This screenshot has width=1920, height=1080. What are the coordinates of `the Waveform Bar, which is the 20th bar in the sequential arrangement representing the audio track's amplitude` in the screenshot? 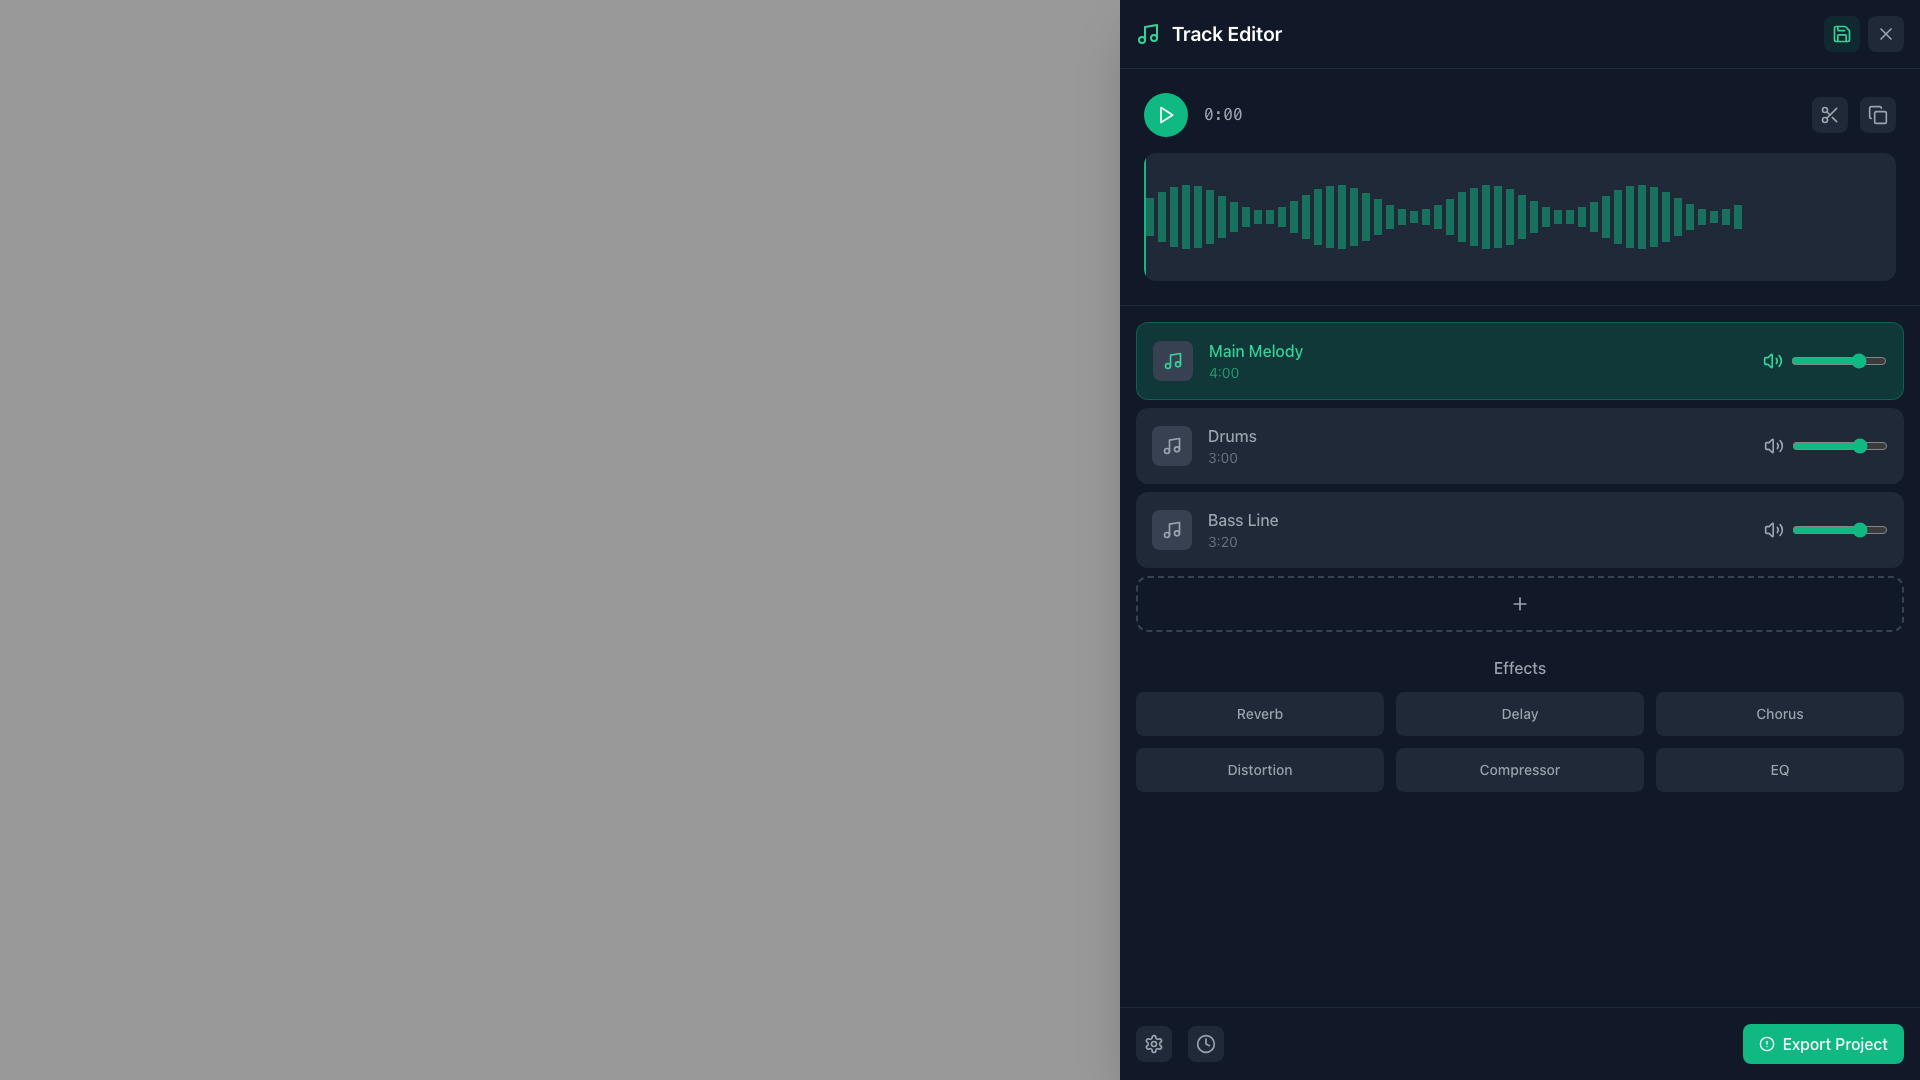 It's located at (1376, 216).